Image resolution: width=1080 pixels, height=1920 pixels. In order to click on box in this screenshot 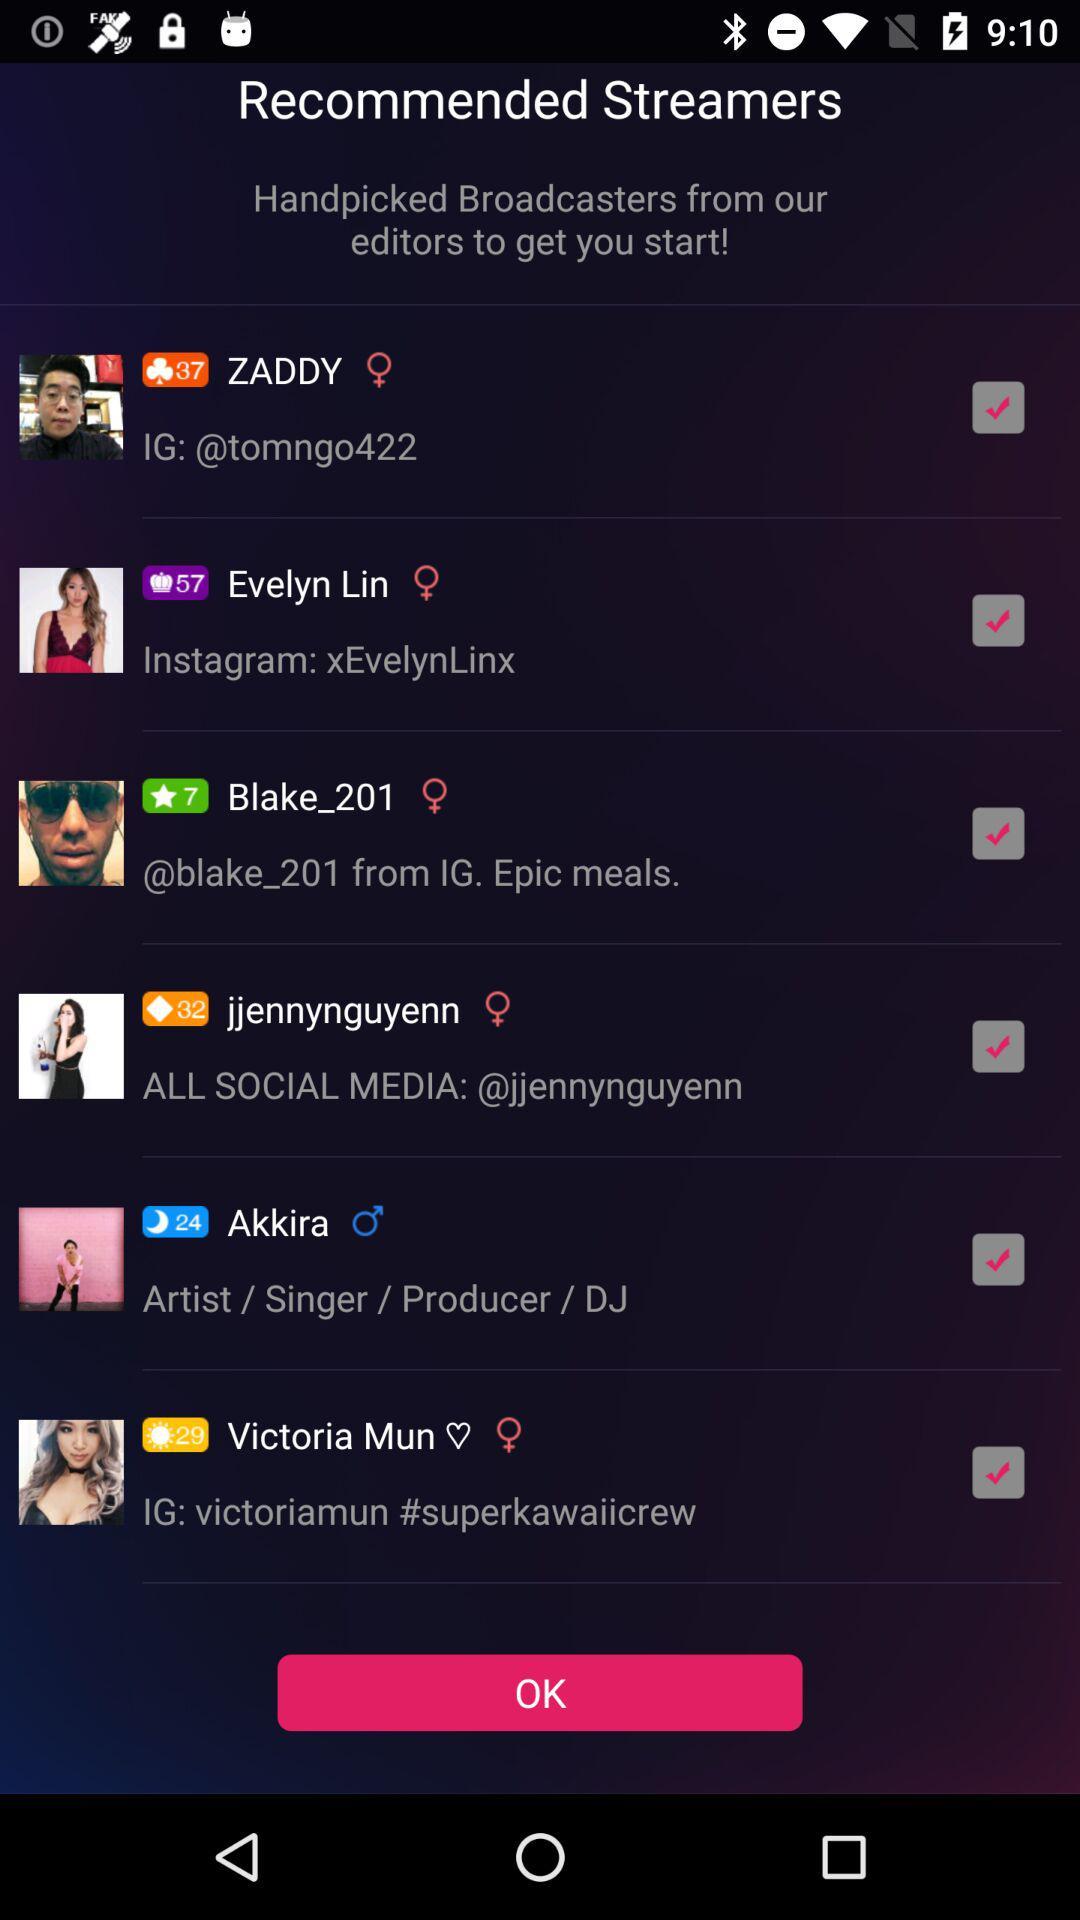, I will do `click(998, 619)`.